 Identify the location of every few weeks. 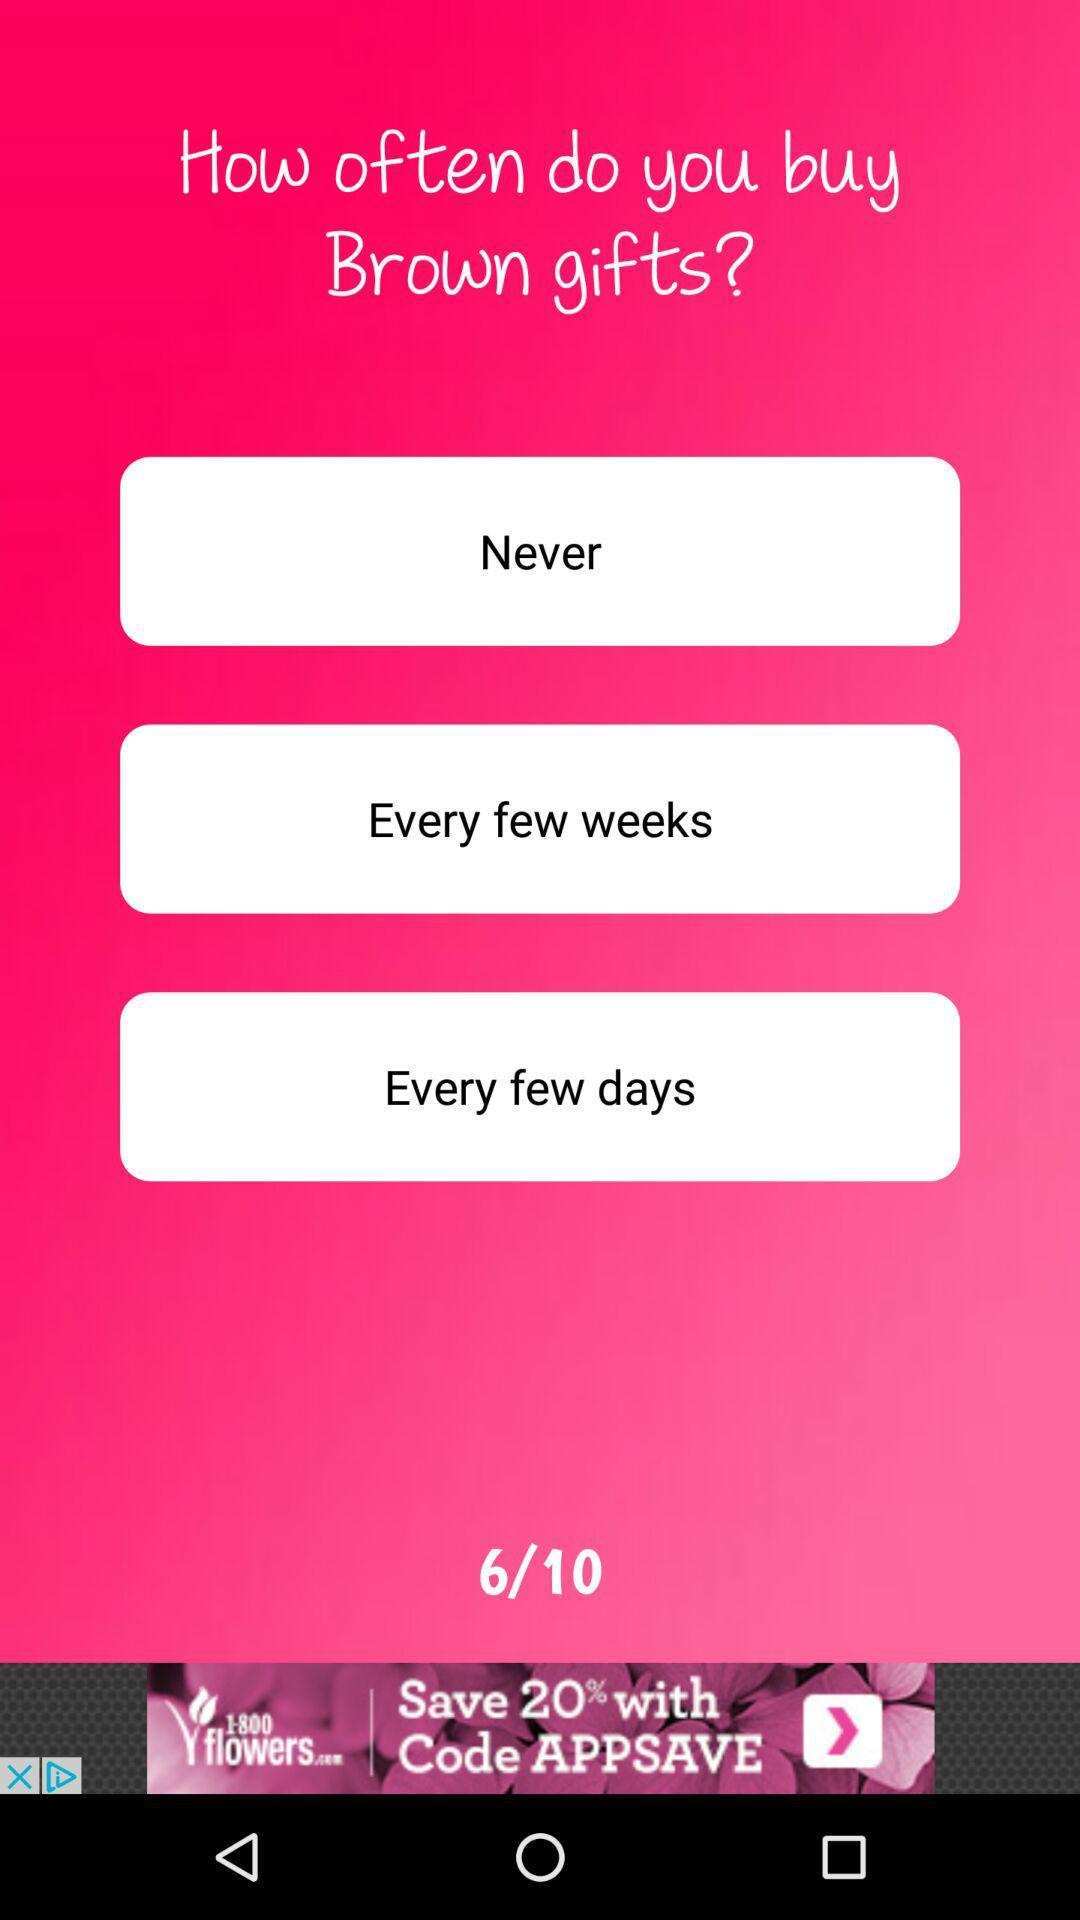
(540, 819).